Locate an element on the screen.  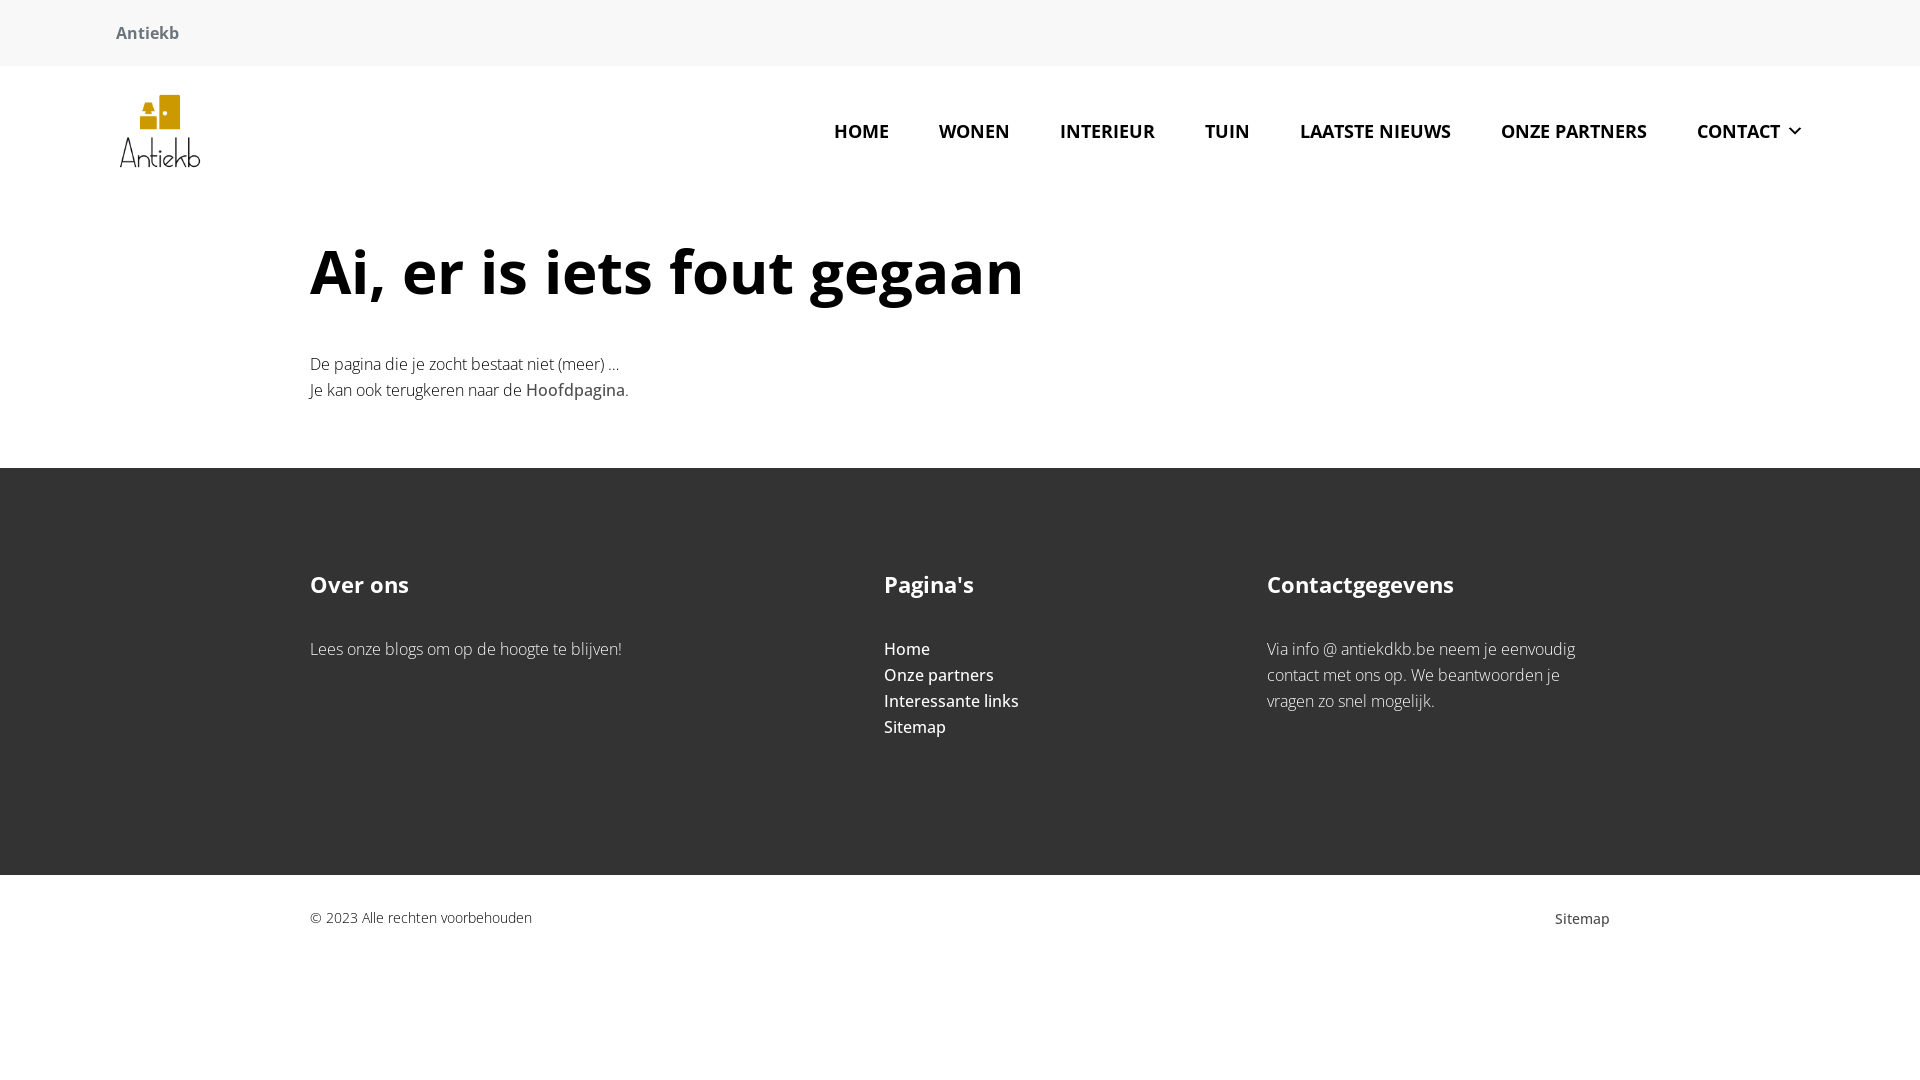
'TUIN' is located at coordinates (1226, 131).